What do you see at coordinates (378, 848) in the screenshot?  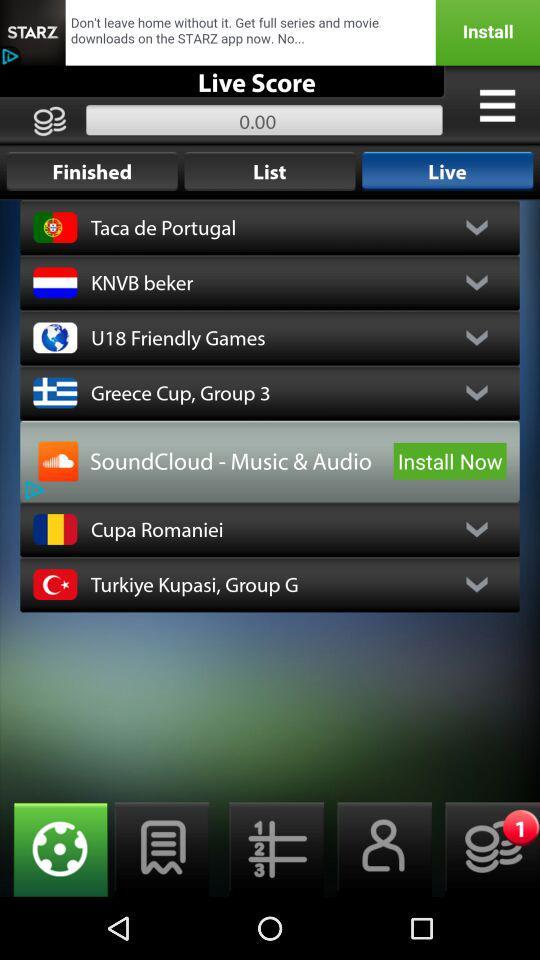 I see `see own profile` at bounding box center [378, 848].